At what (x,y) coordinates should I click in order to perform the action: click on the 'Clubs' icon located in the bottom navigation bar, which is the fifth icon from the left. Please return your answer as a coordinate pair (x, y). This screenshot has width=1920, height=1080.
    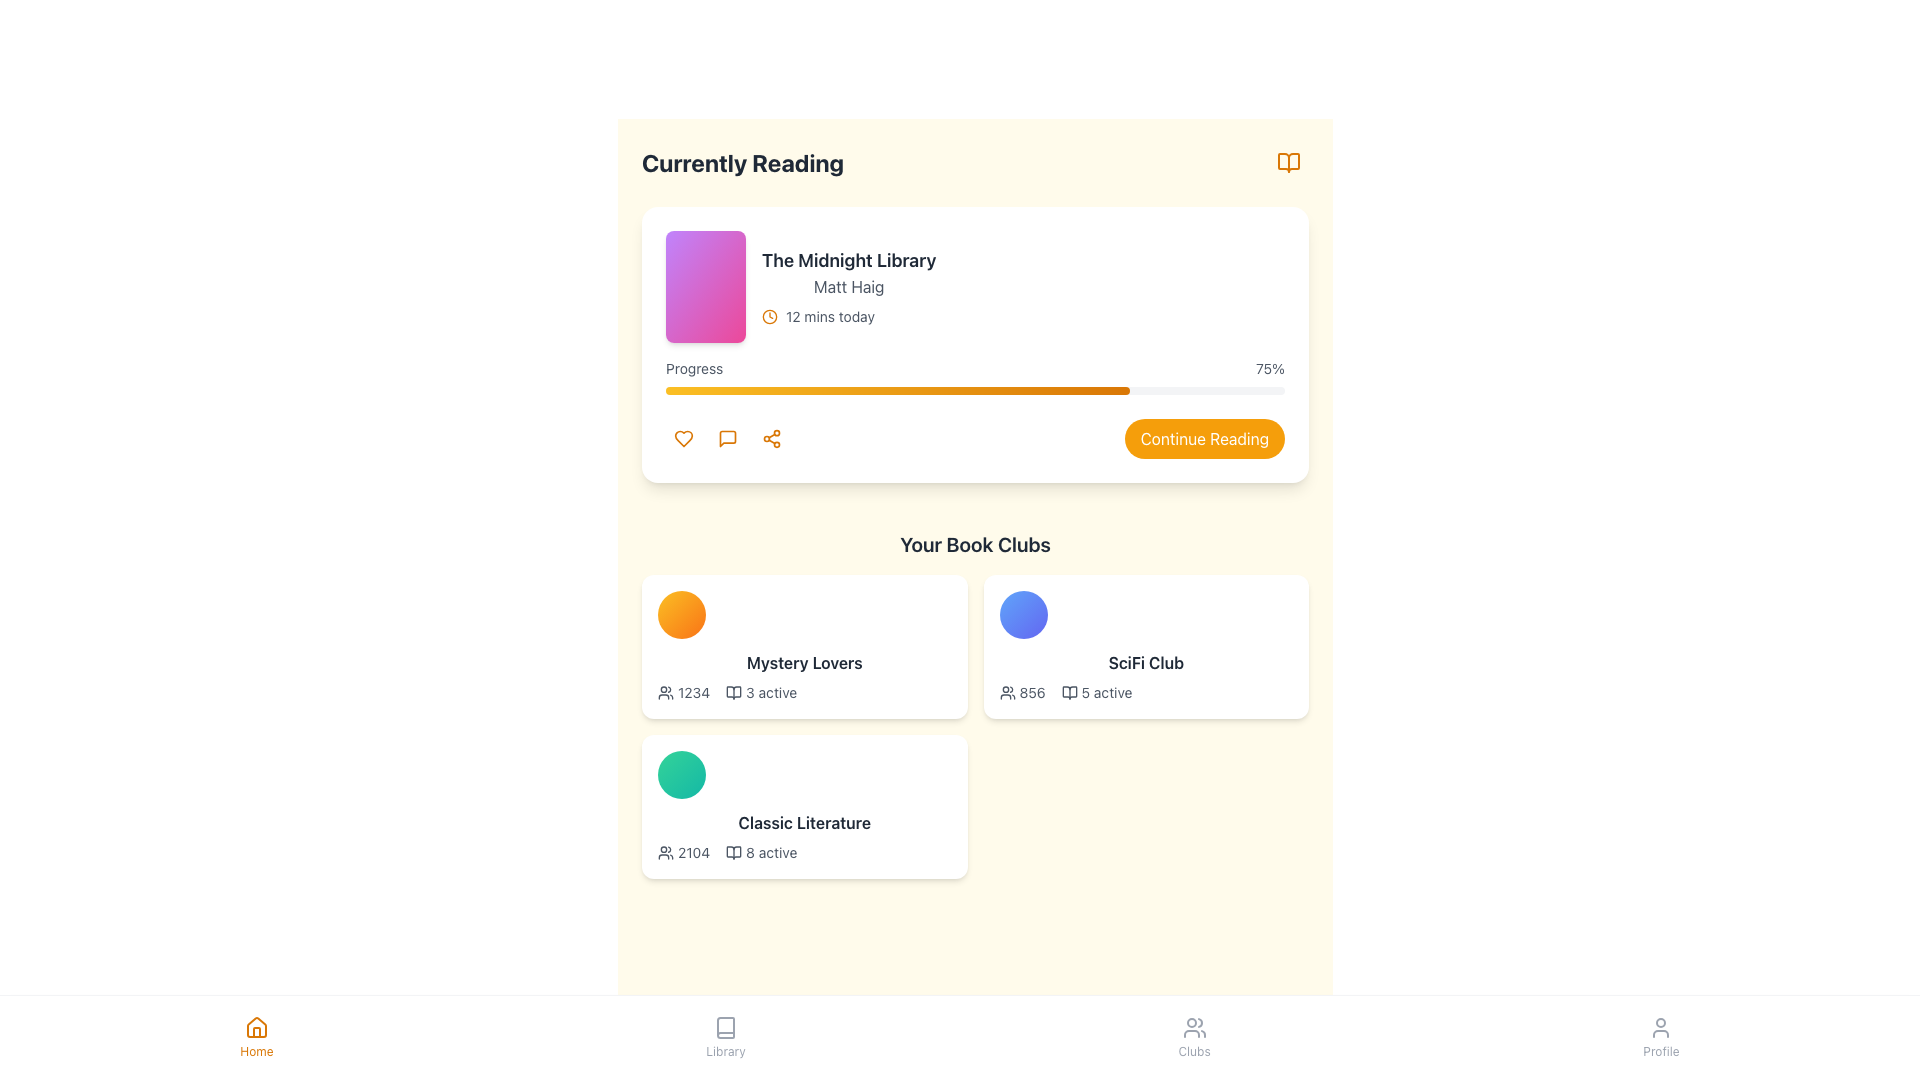
    Looking at the image, I should click on (1194, 1028).